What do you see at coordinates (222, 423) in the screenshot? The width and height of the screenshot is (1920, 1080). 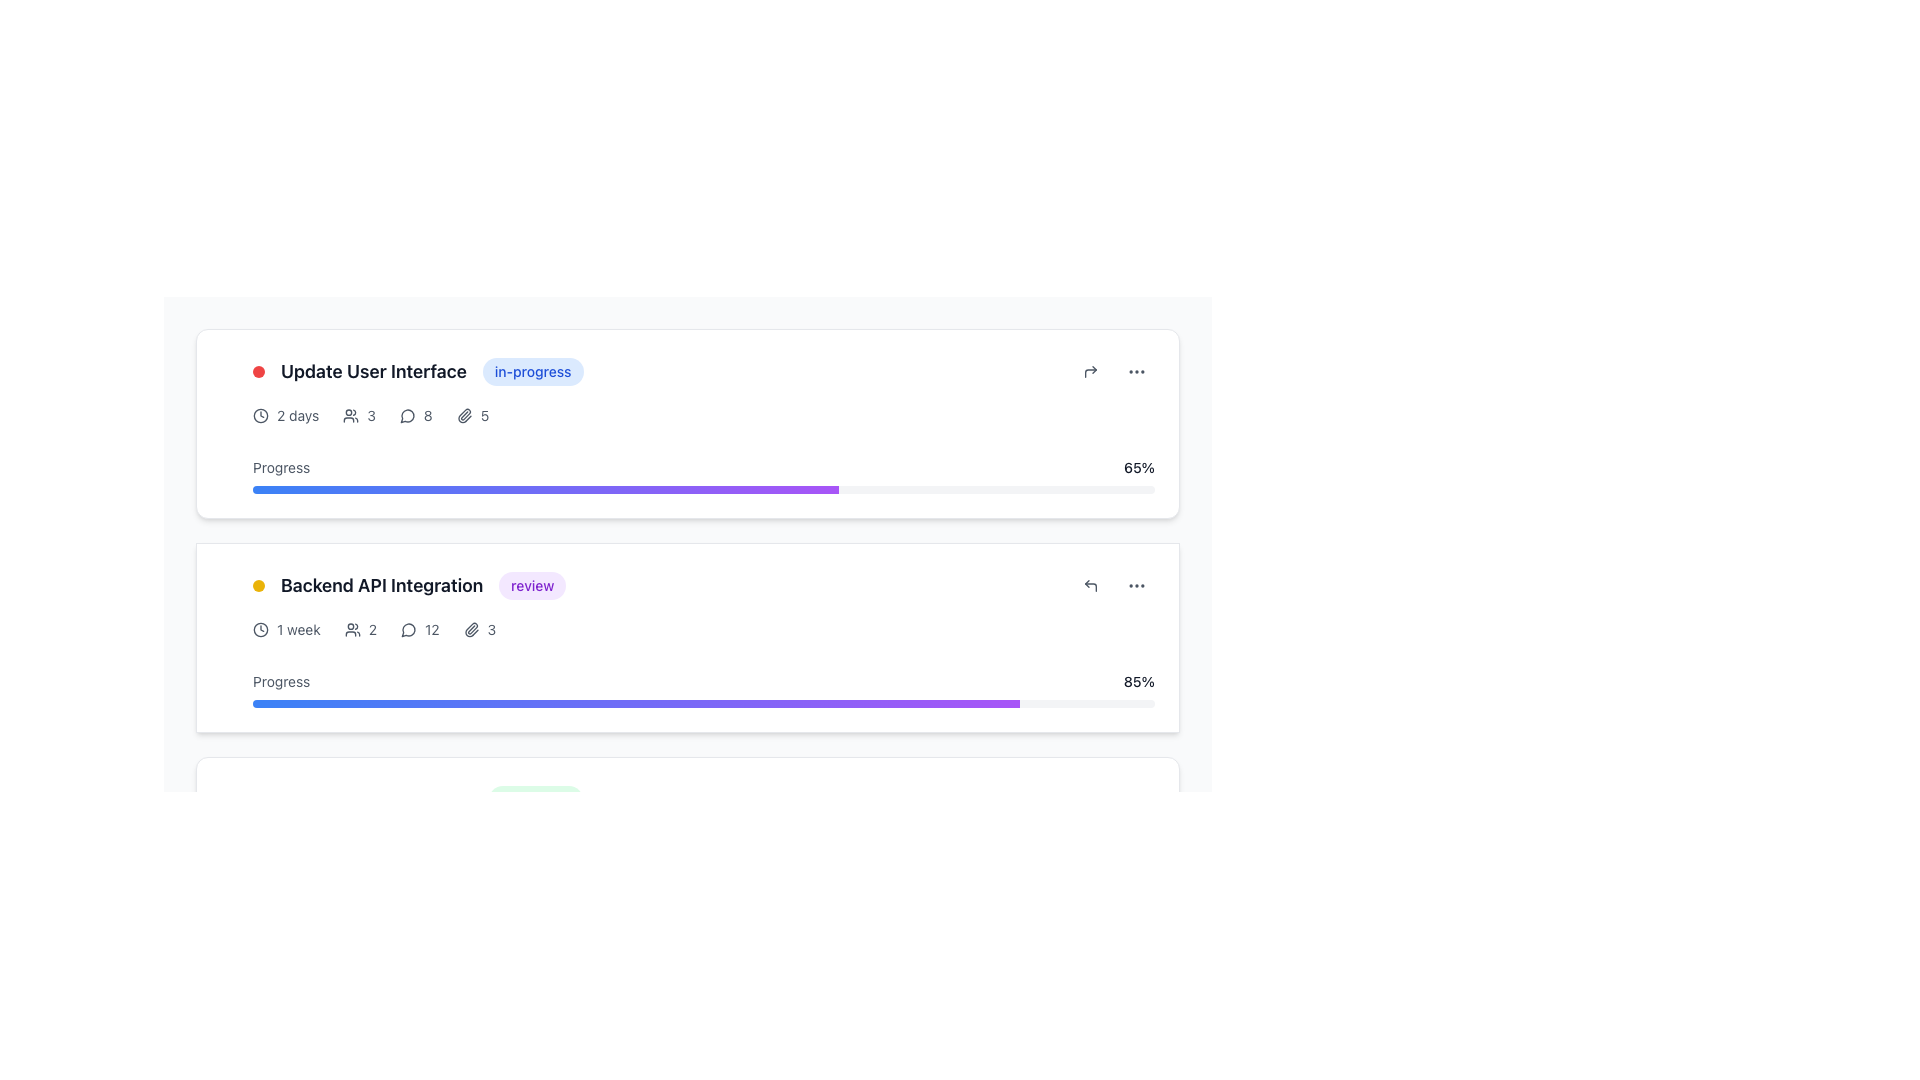 I see `the Drag handle located at the far left of the 'Update User Interface' card` at bounding box center [222, 423].